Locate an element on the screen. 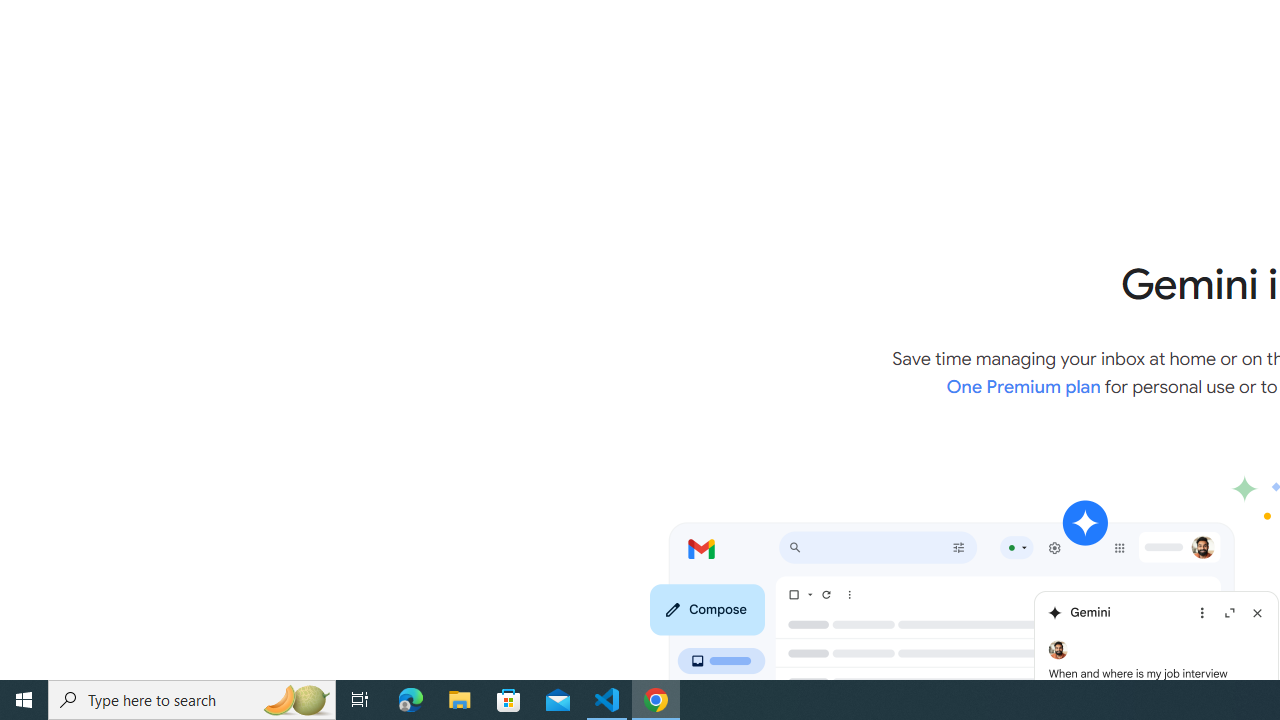 The width and height of the screenshot is (1280, 720). 'File Explorer' is located at coordinates (459, 698).